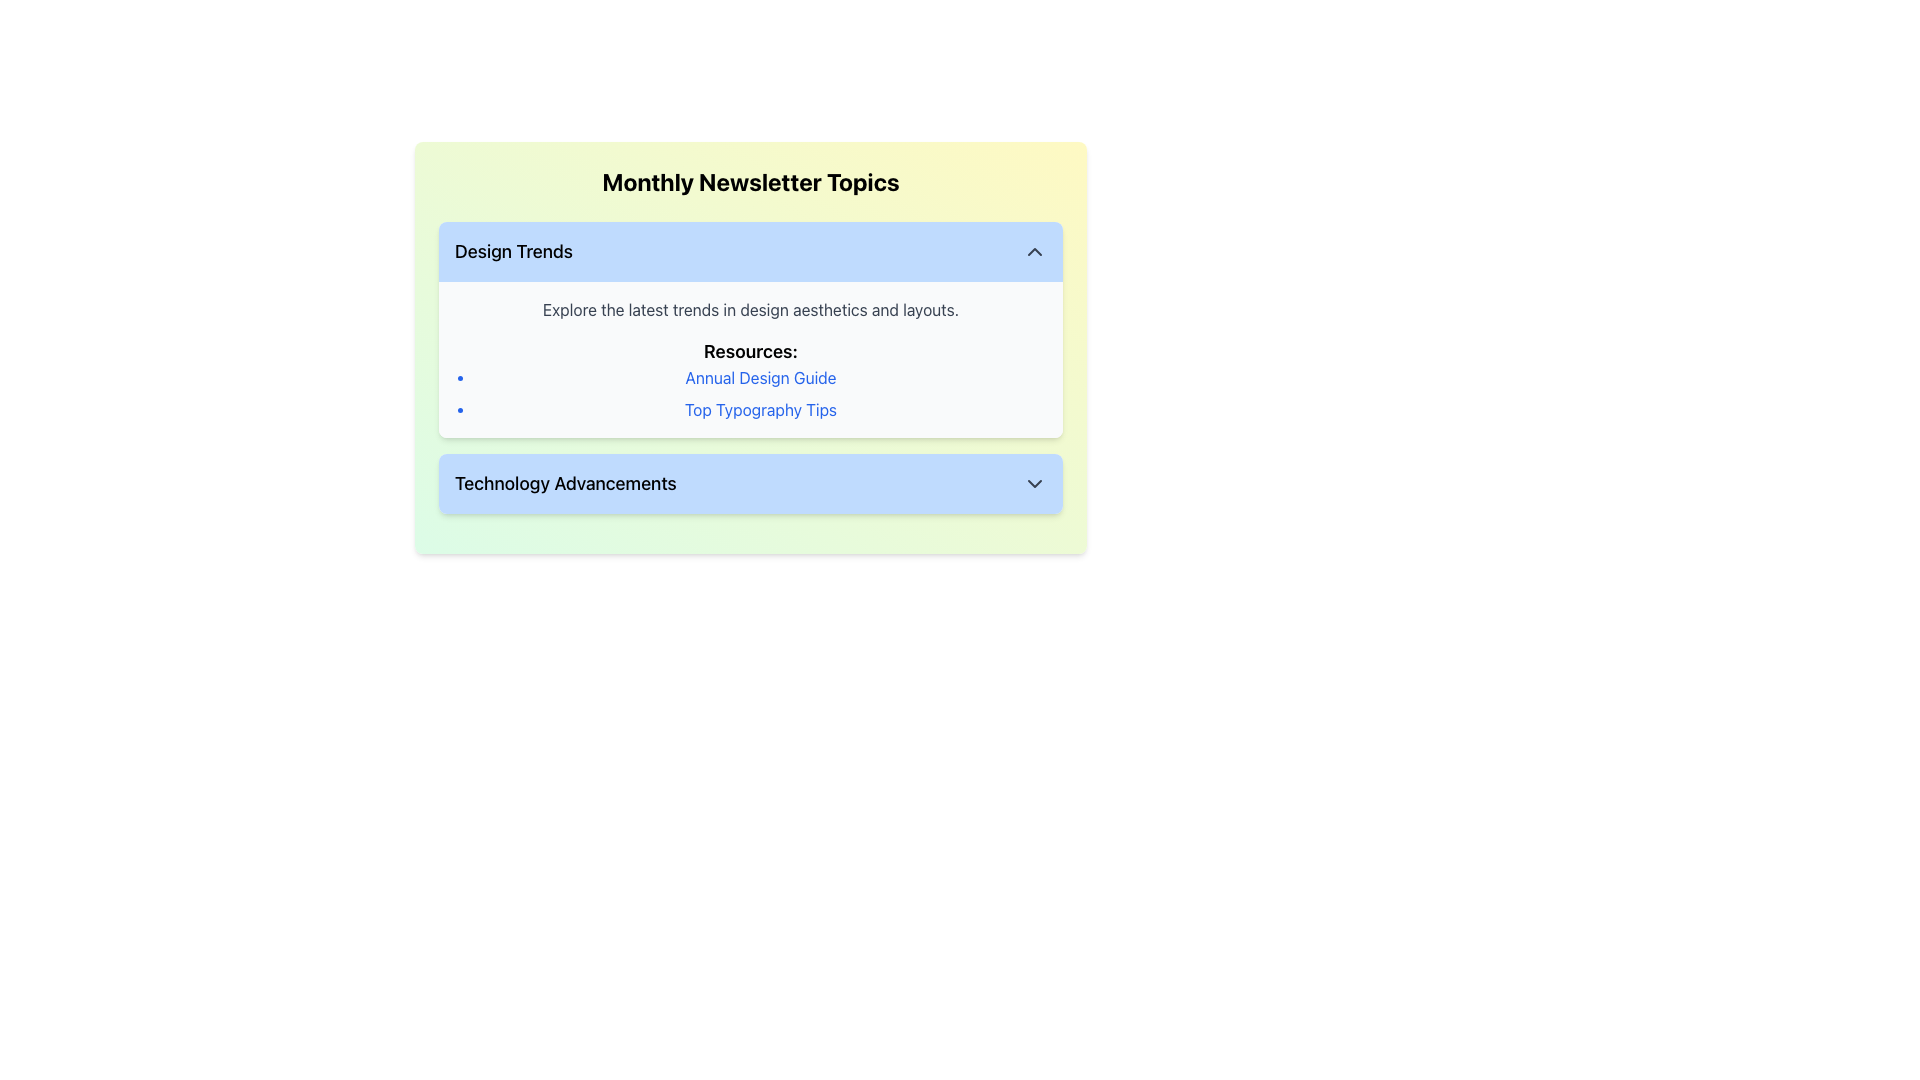 The image size is (1920, 1080). What do you see at coordinates (749, 350) in the screenshot?
I see `bold text label that states 'Resources:' which is centrally aligned below the introductory sentence in the 'Design Trends' section` at bounding box center [749, 350].